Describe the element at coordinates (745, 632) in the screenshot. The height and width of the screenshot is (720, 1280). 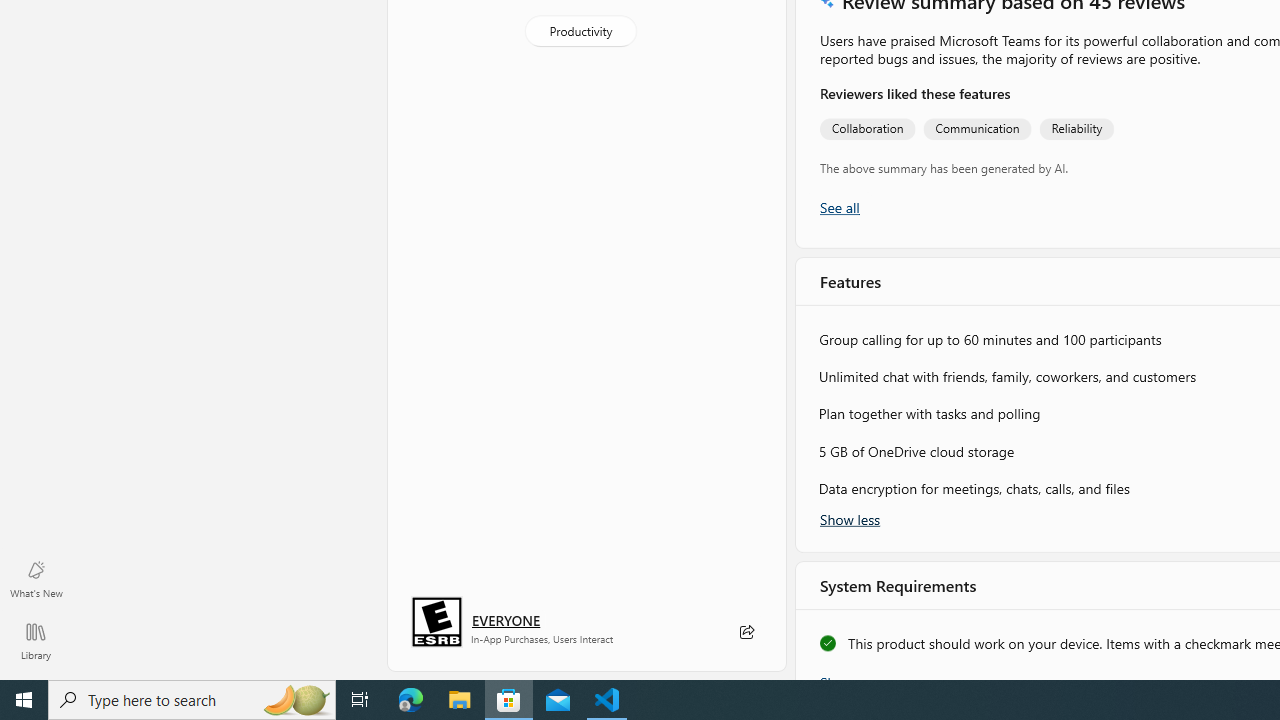
I see `'Share'` at that location.